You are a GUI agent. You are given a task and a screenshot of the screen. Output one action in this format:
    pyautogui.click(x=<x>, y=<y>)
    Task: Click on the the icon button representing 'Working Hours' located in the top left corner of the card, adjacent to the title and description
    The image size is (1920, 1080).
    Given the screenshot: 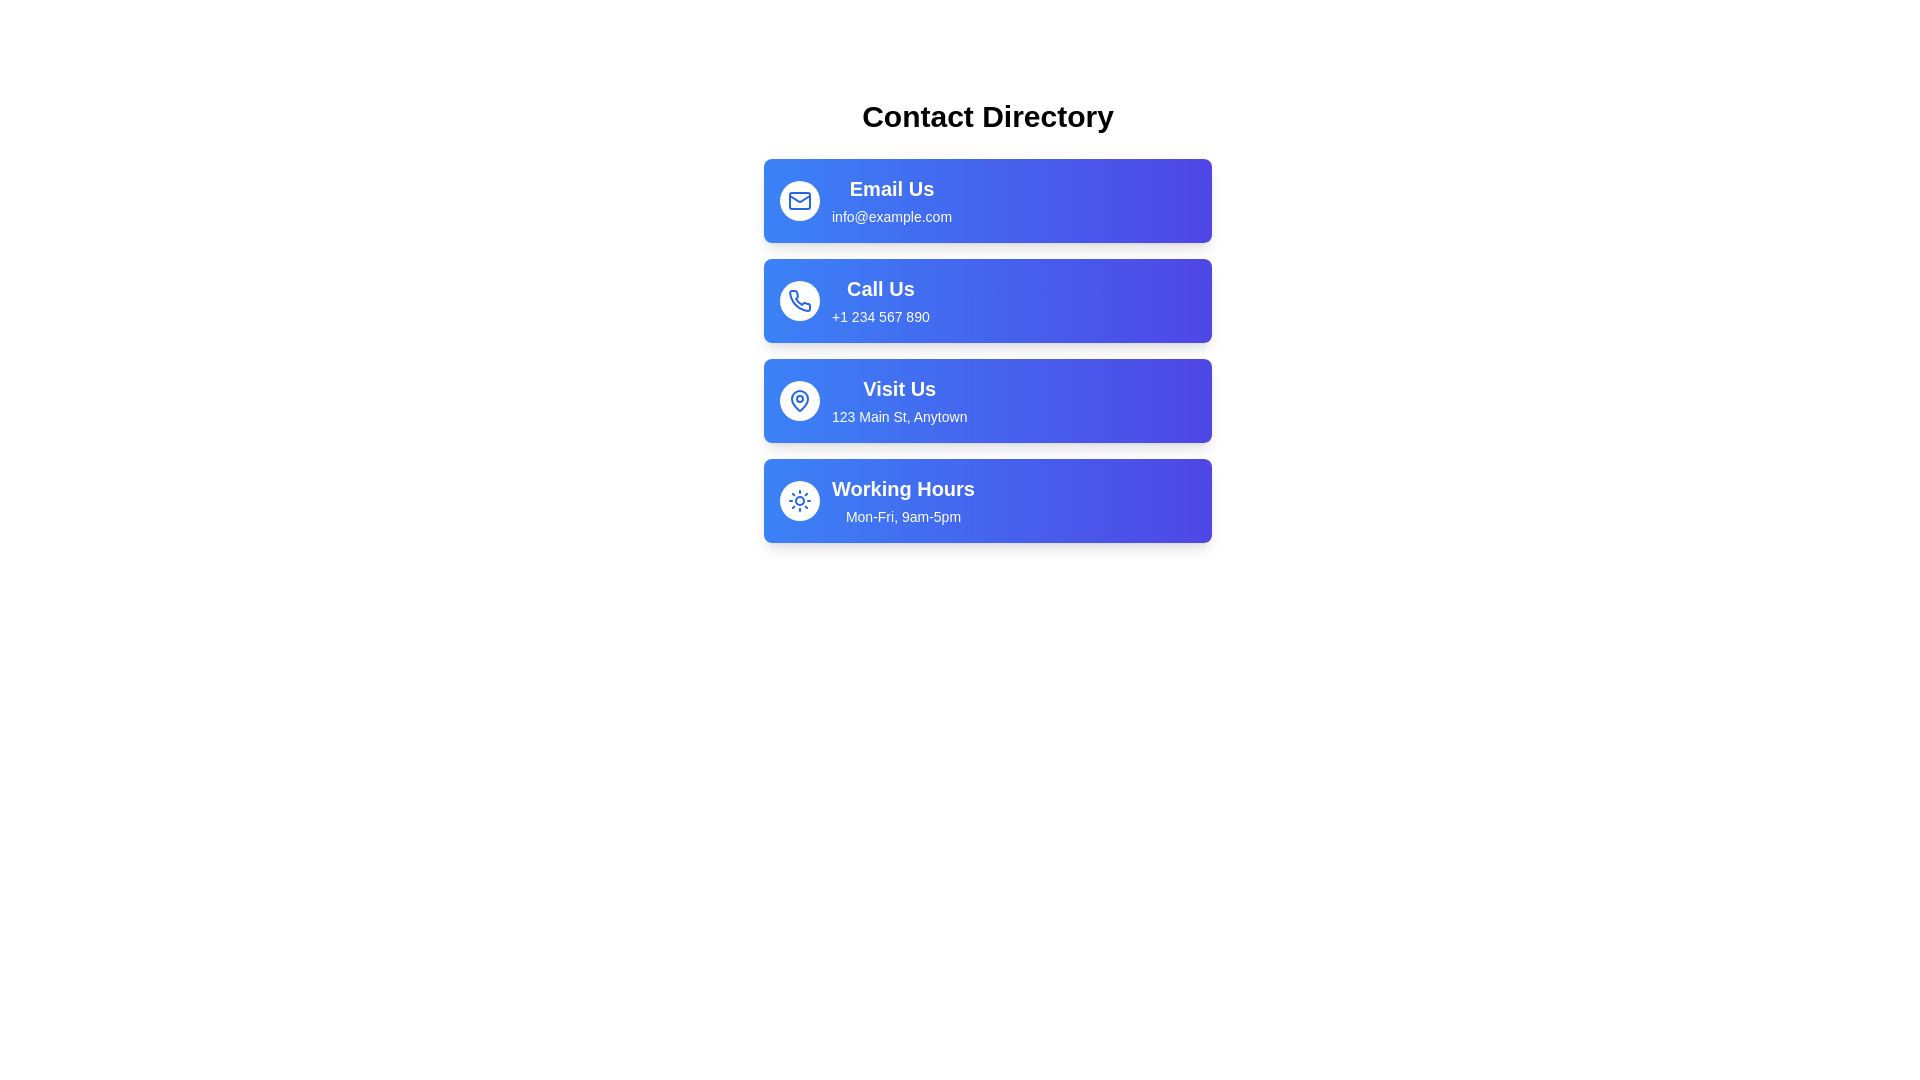 What is the action you would take?
    pyautogui.click(x=800, y=500)
    